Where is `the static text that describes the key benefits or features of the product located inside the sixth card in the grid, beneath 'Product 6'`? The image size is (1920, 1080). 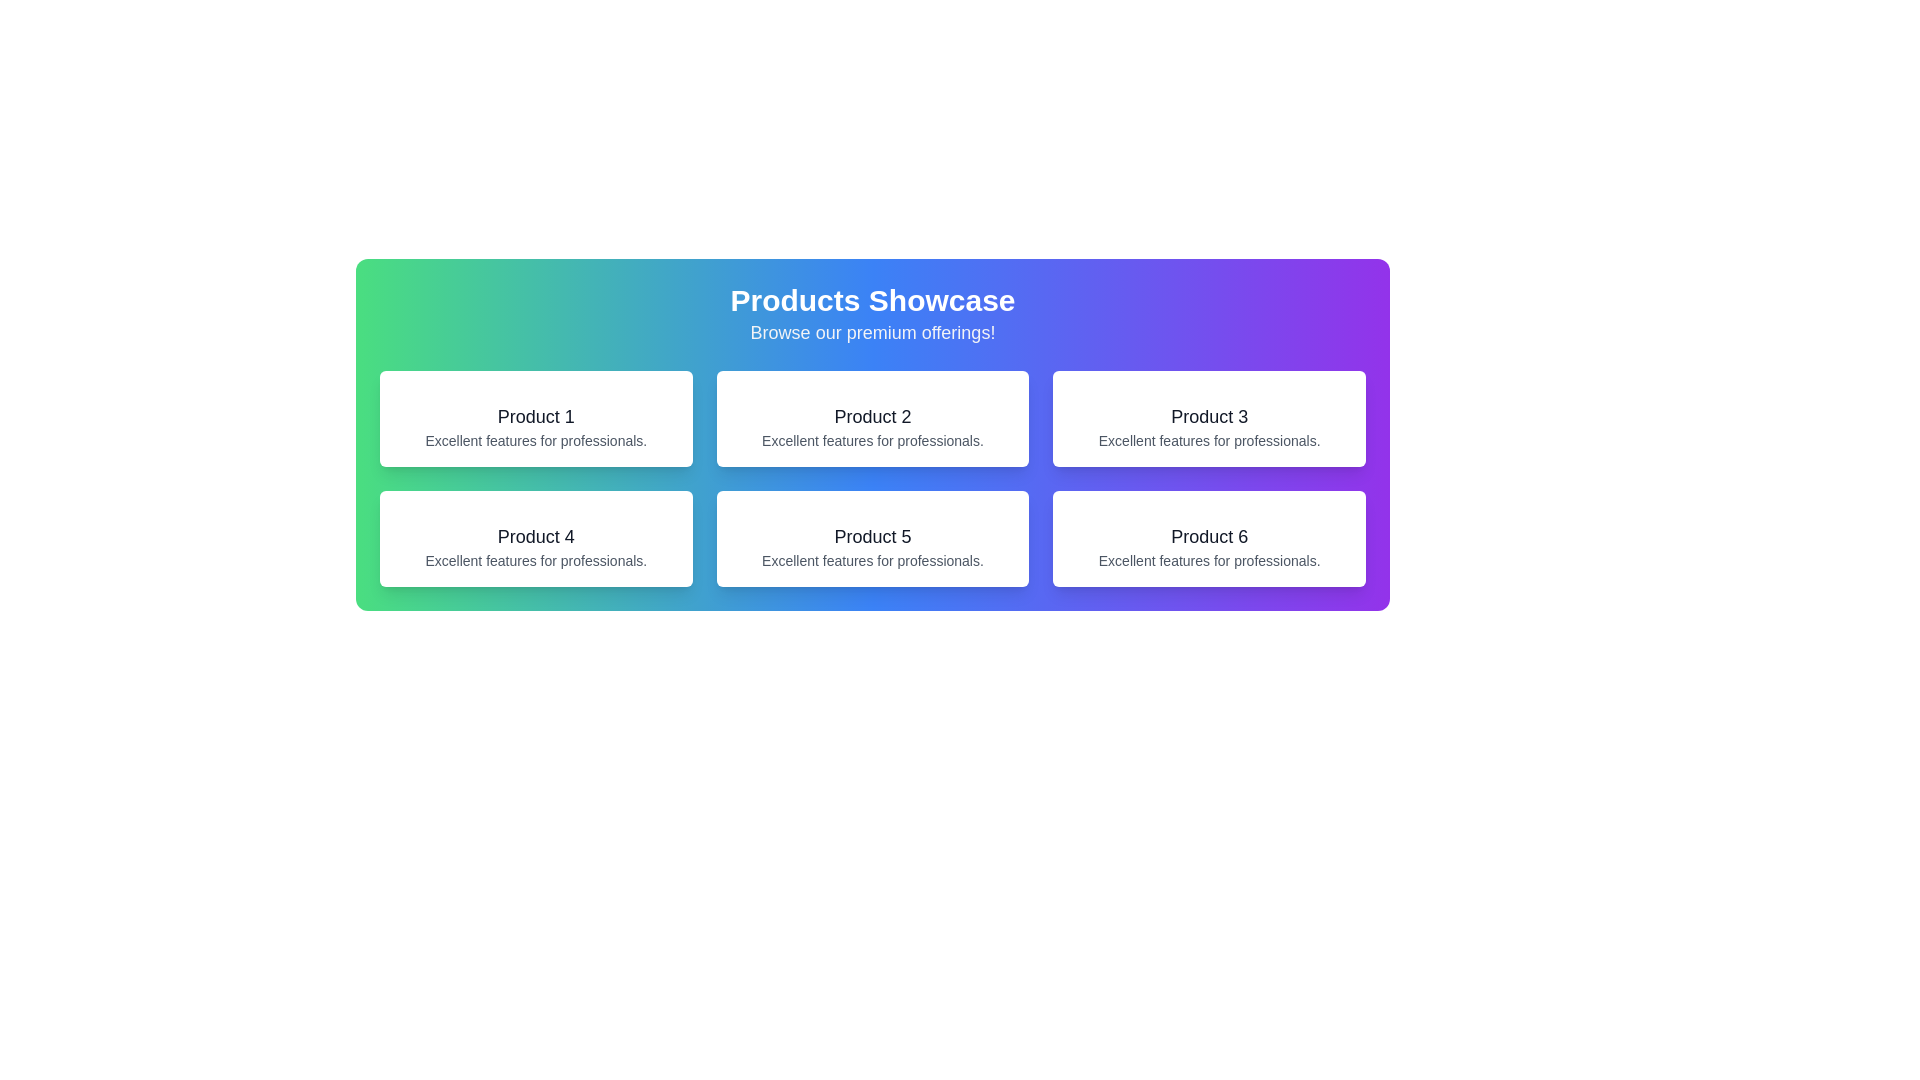
the static text that describes the key benefits or features of the product located inside the sixth card in the grid, beneath 'Product 6' is located at coordinates (1208, 560).